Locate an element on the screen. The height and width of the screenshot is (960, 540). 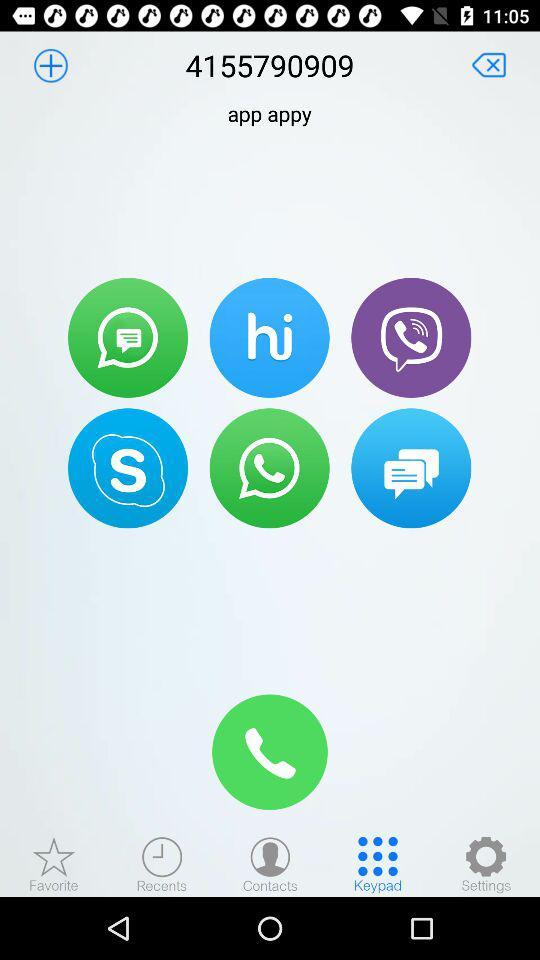
chat with number is located at coordinates (410, 468).